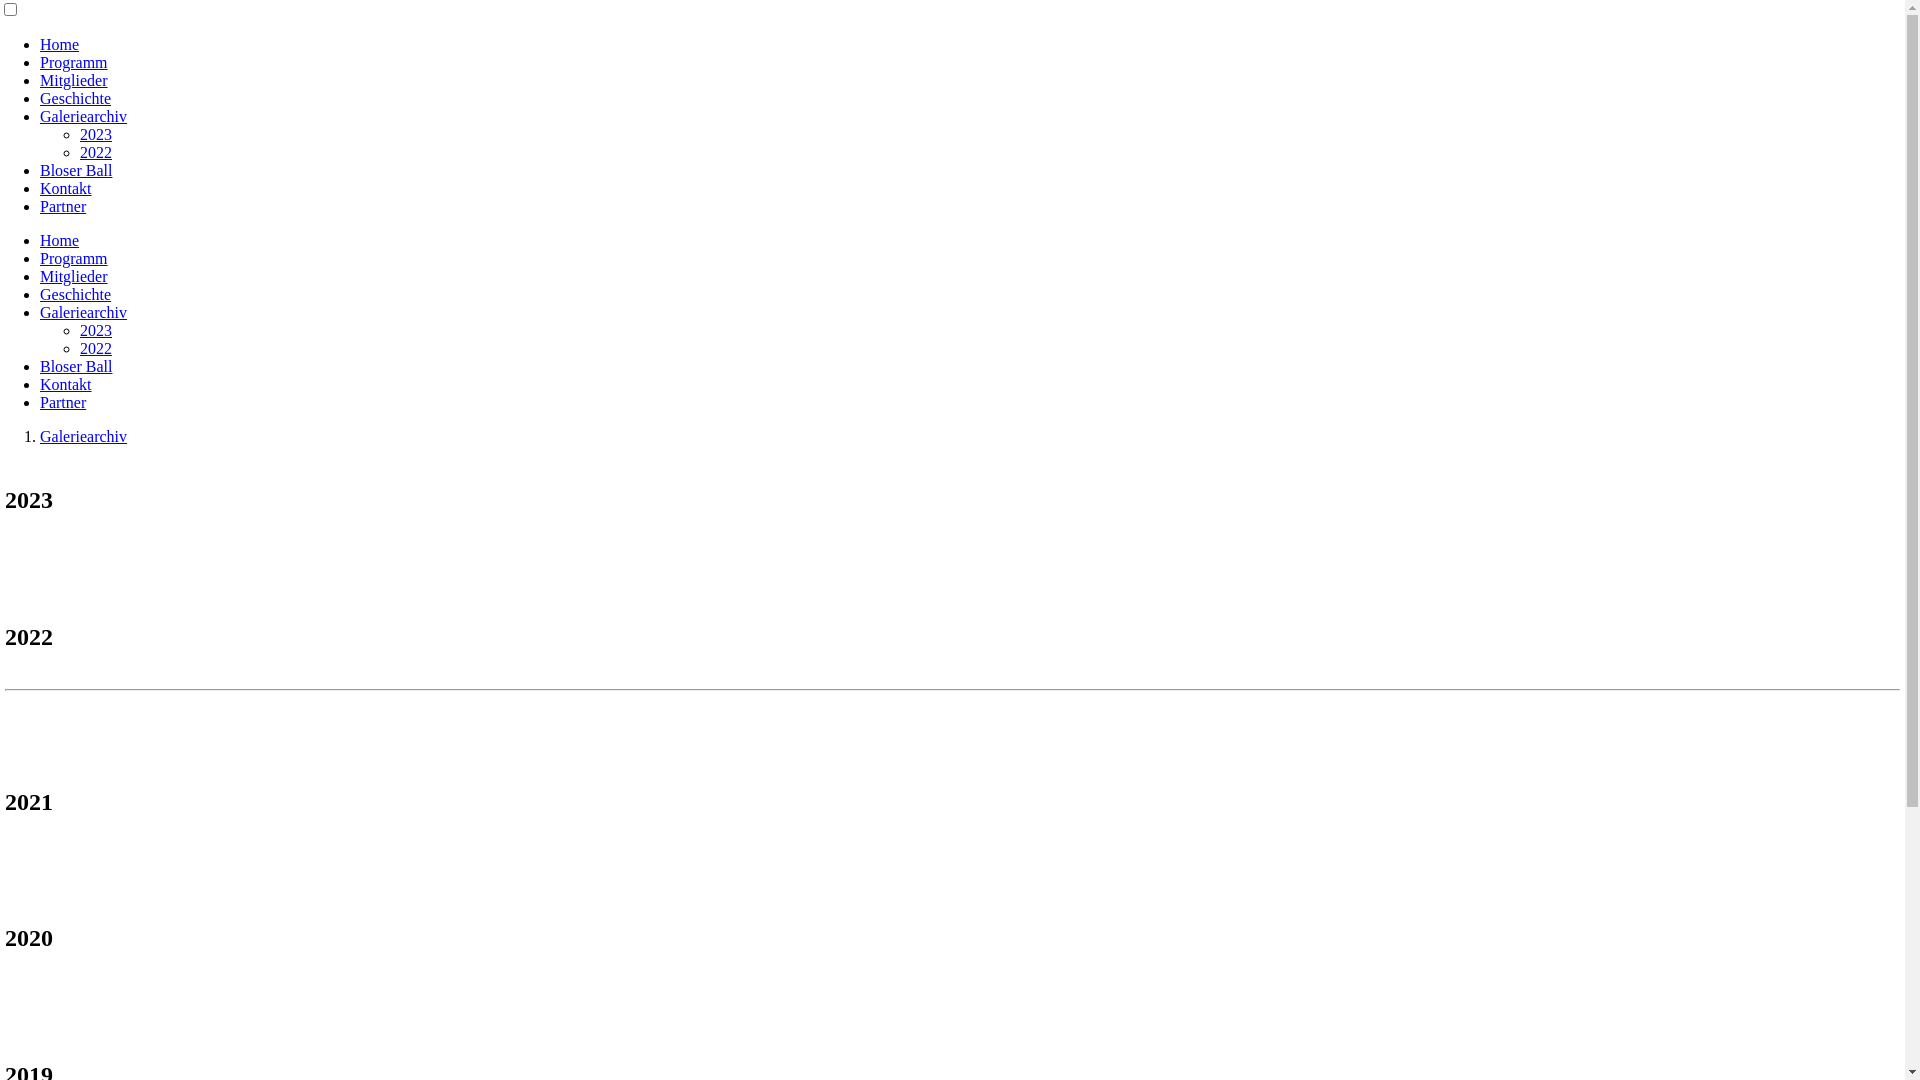 The width and height of the screenshot is (1920, 1080). Describe the element at coordinates (62, 206) in the screenshot. I see `'Partner'` at that location.